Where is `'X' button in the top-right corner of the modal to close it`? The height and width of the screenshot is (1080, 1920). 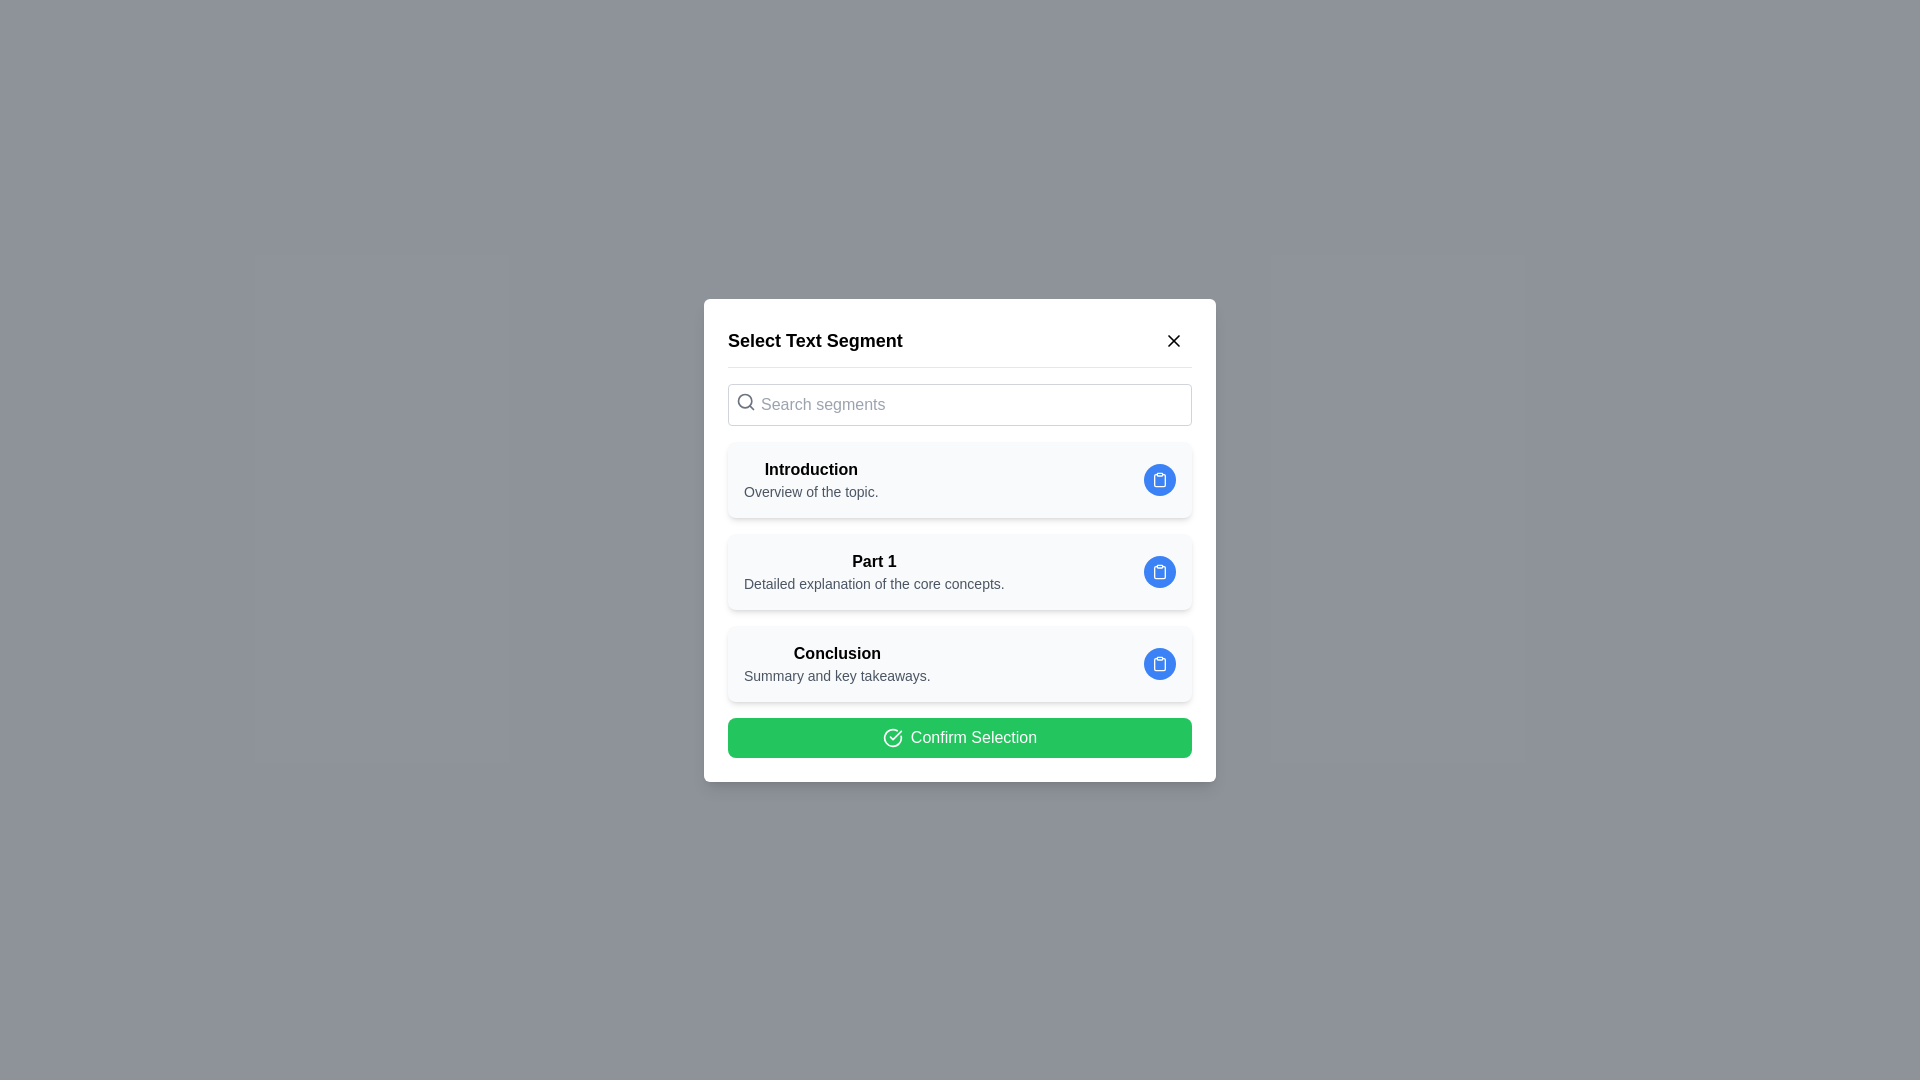 'X' button in the top-right corner of the modal to close it is located at coordinates (1174, 338).